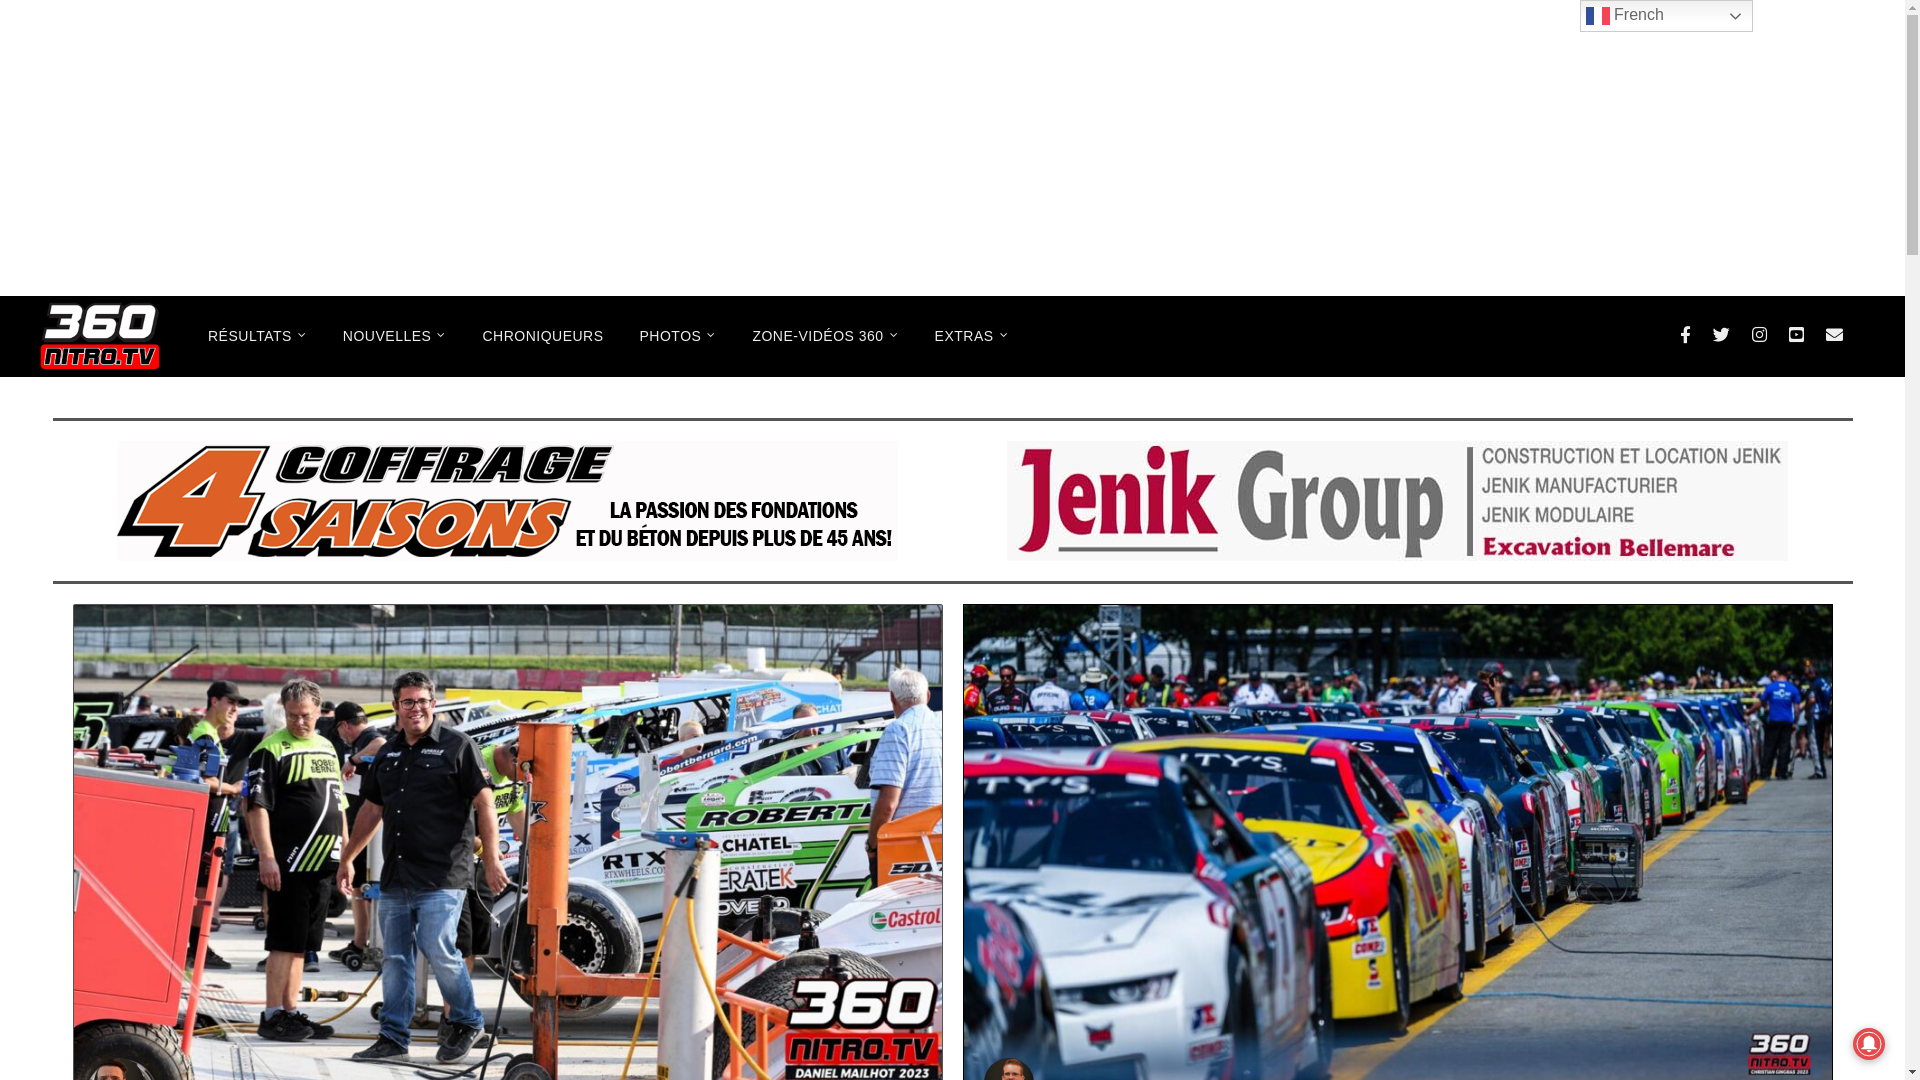  I want to click on 'EXTRAS', so click(971, 334).